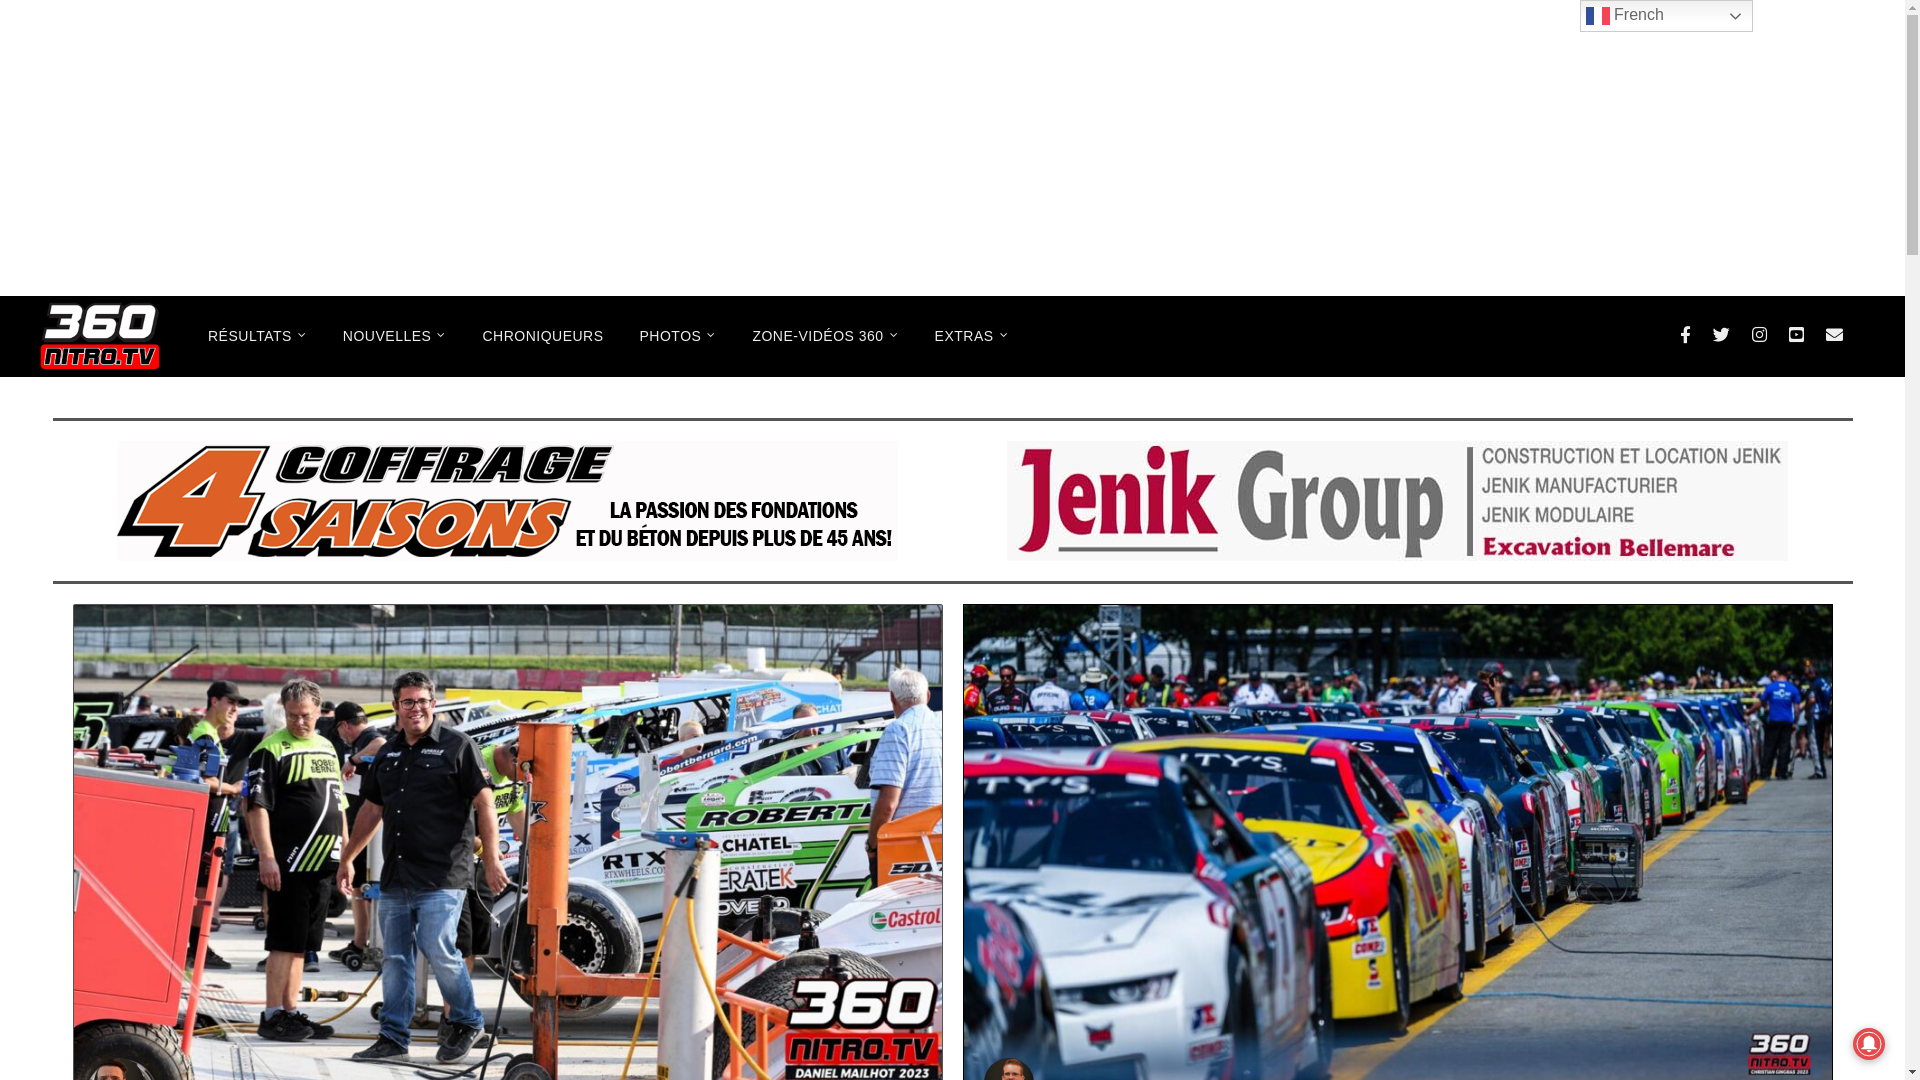  I want to click on 'EXTRAS', so click(971, 334).